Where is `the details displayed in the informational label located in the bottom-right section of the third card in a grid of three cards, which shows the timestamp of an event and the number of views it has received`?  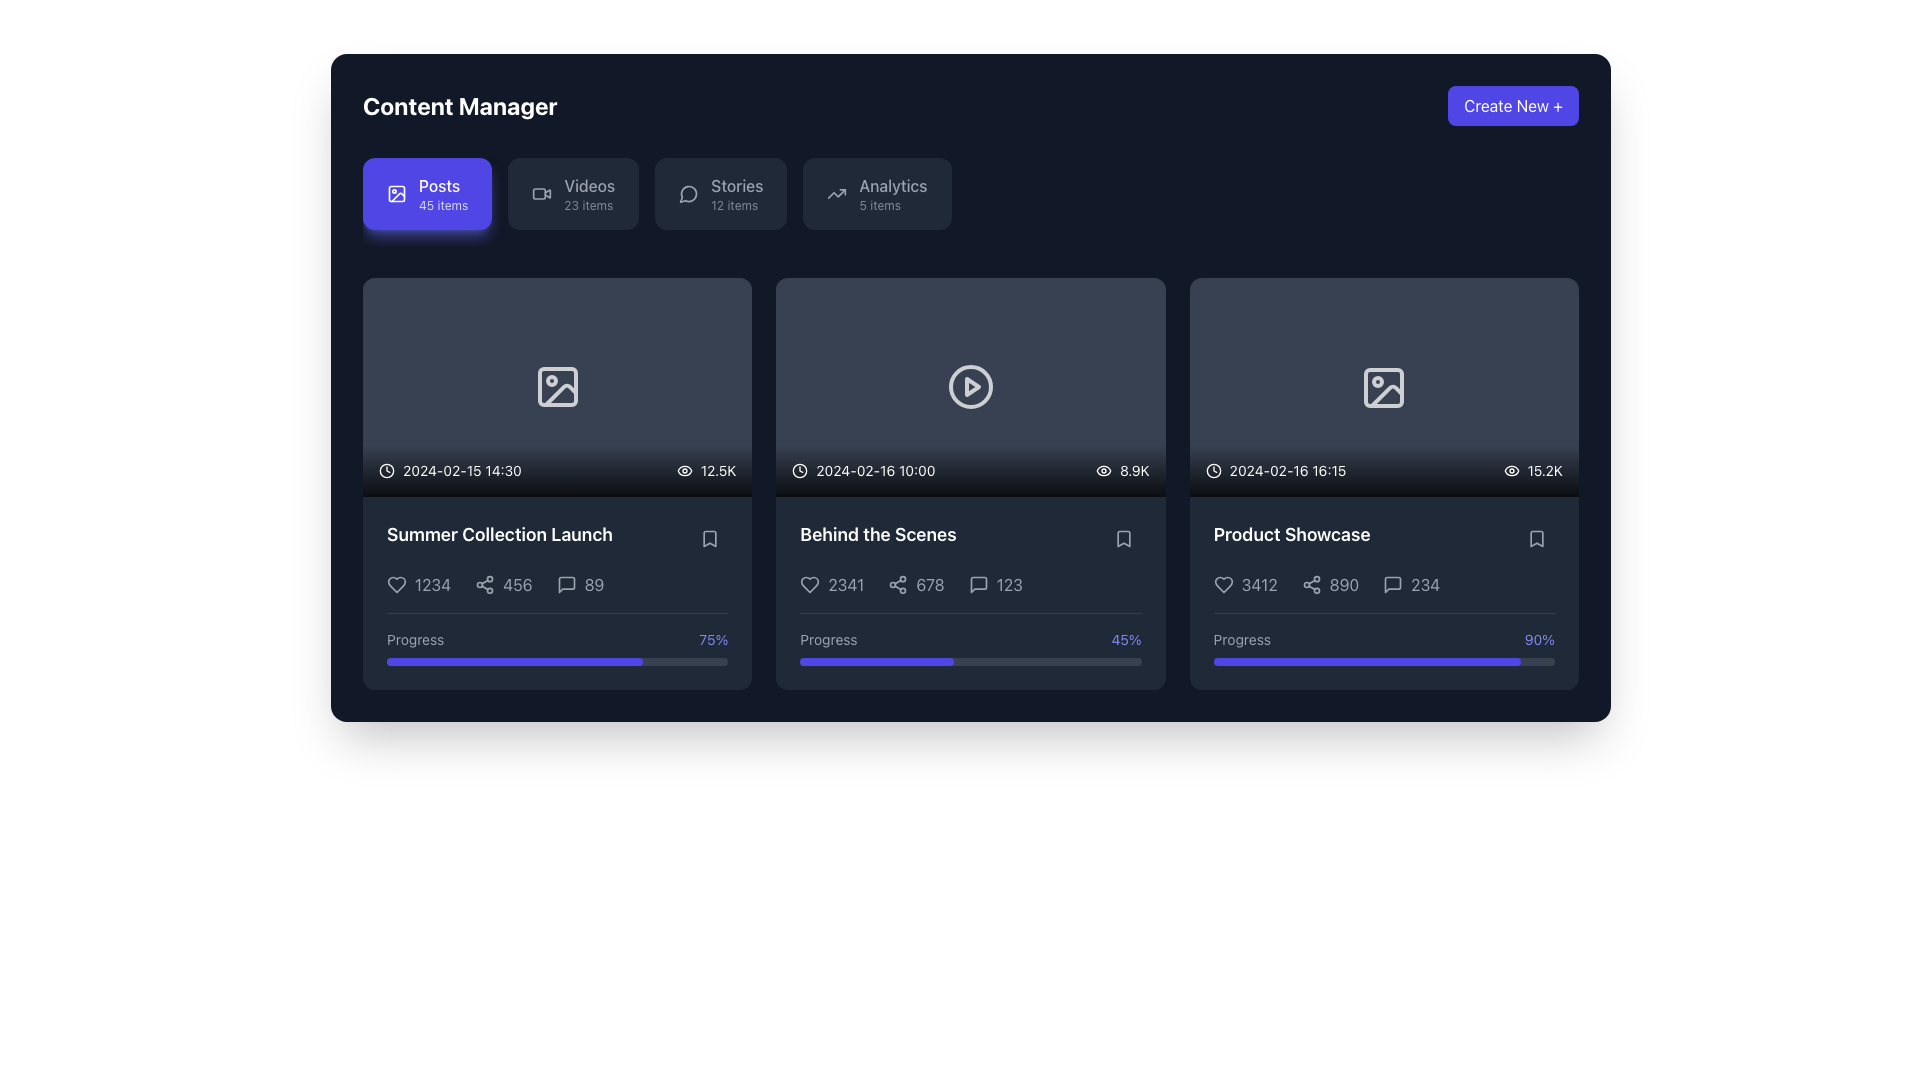
the details displayed in the informational label located in the bottom-right section of the third card in a grid of three cards, which shows the timestamp of an event and the number of views it has received is located at coordinates (1383, 470).